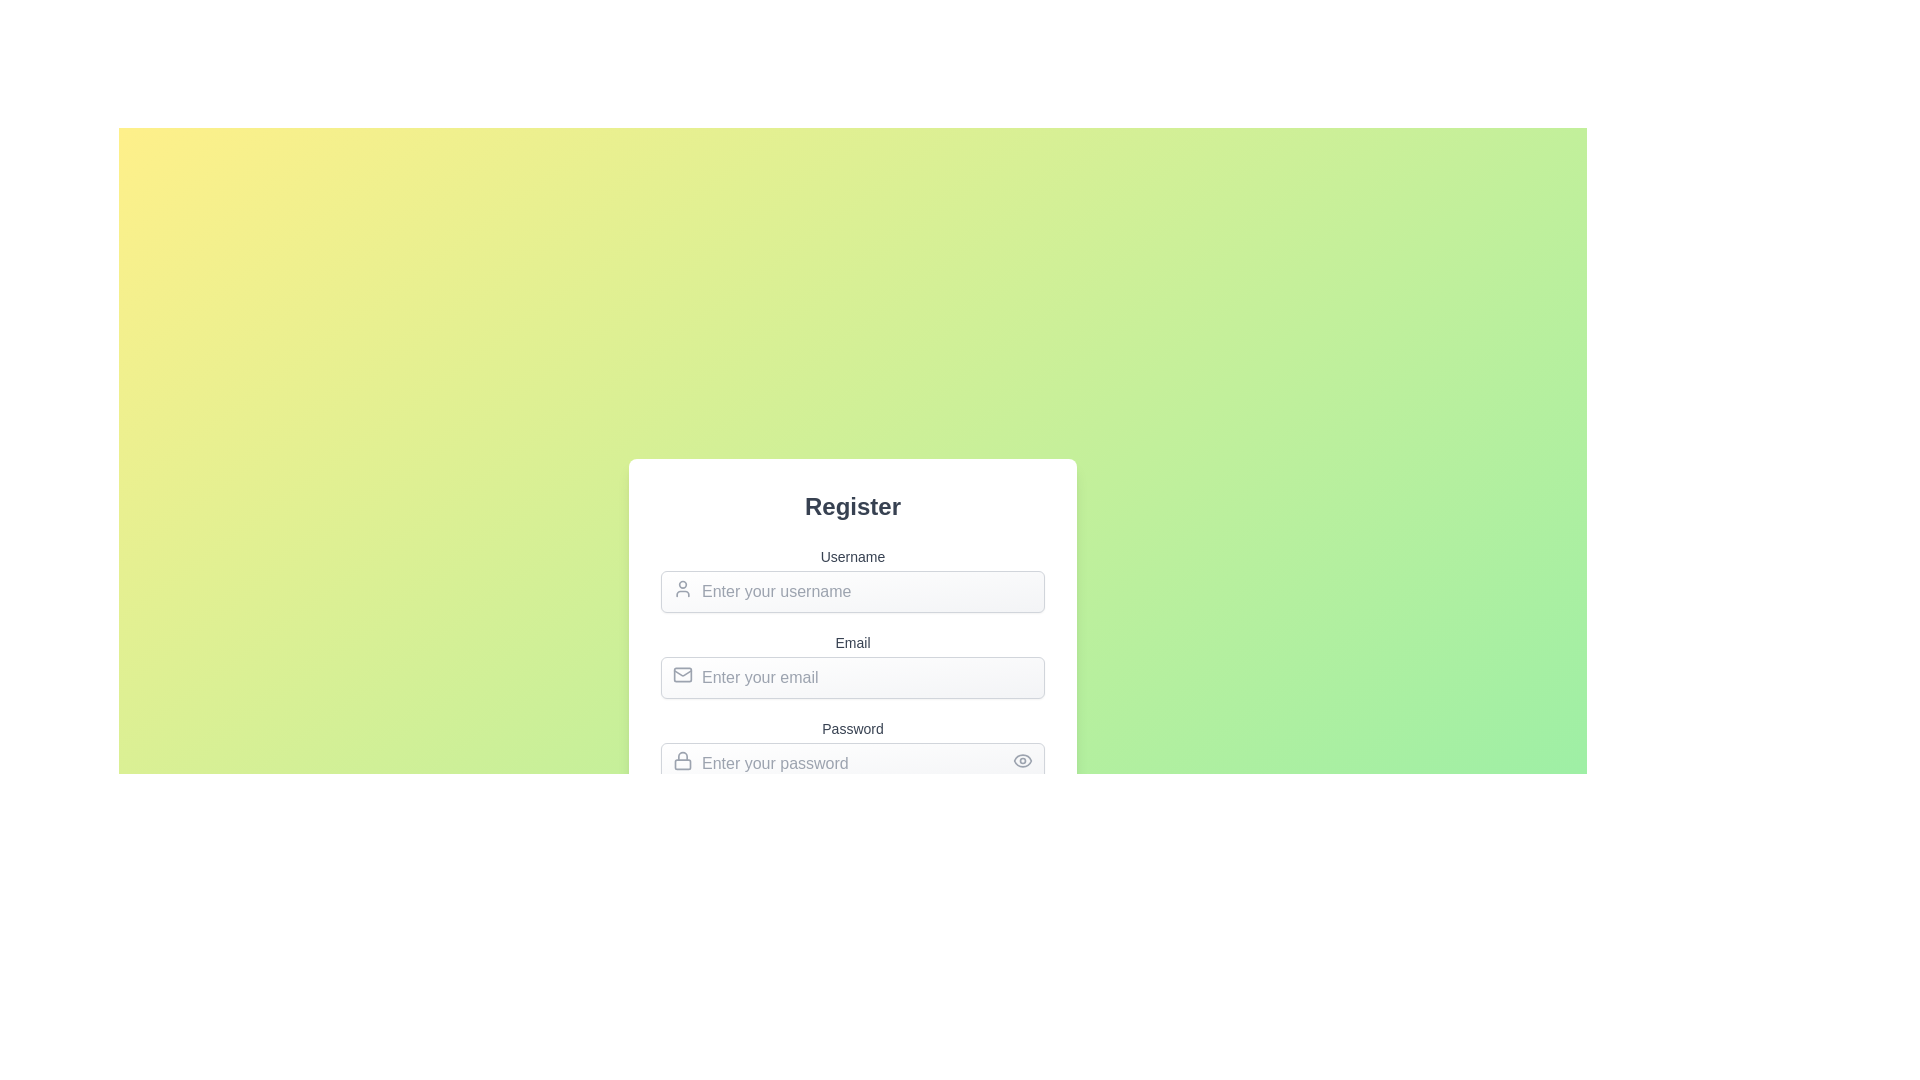  Describe the element at coordinates (853, 505) in the screenshot. I see `the bold, centered heading labeled 'Register' that is located at the top of the registration form, which is a white rounded rectangle with a shadow` at that location.